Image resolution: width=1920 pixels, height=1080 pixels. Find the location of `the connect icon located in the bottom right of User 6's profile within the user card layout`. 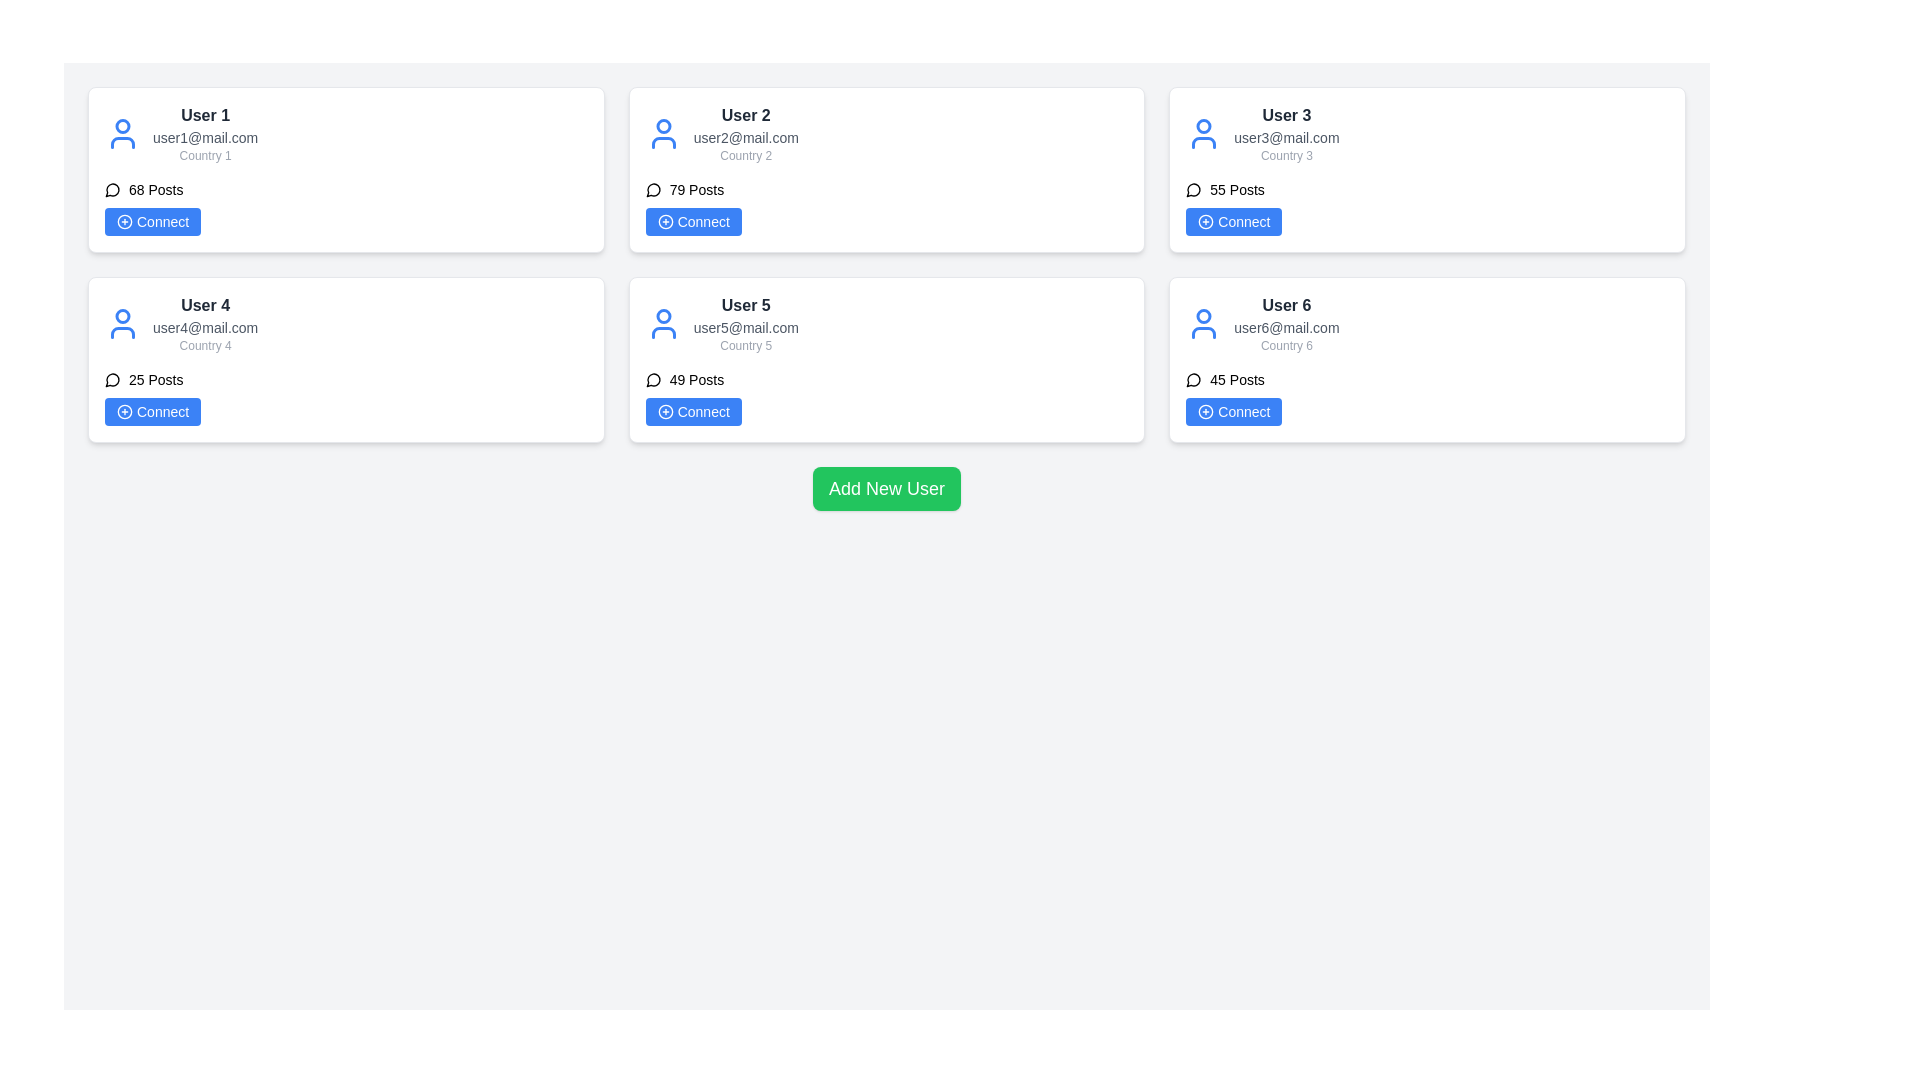

the connect icon located in the bottom right of User 6's profile within the user card layout is located at coordinates (1205, 411).